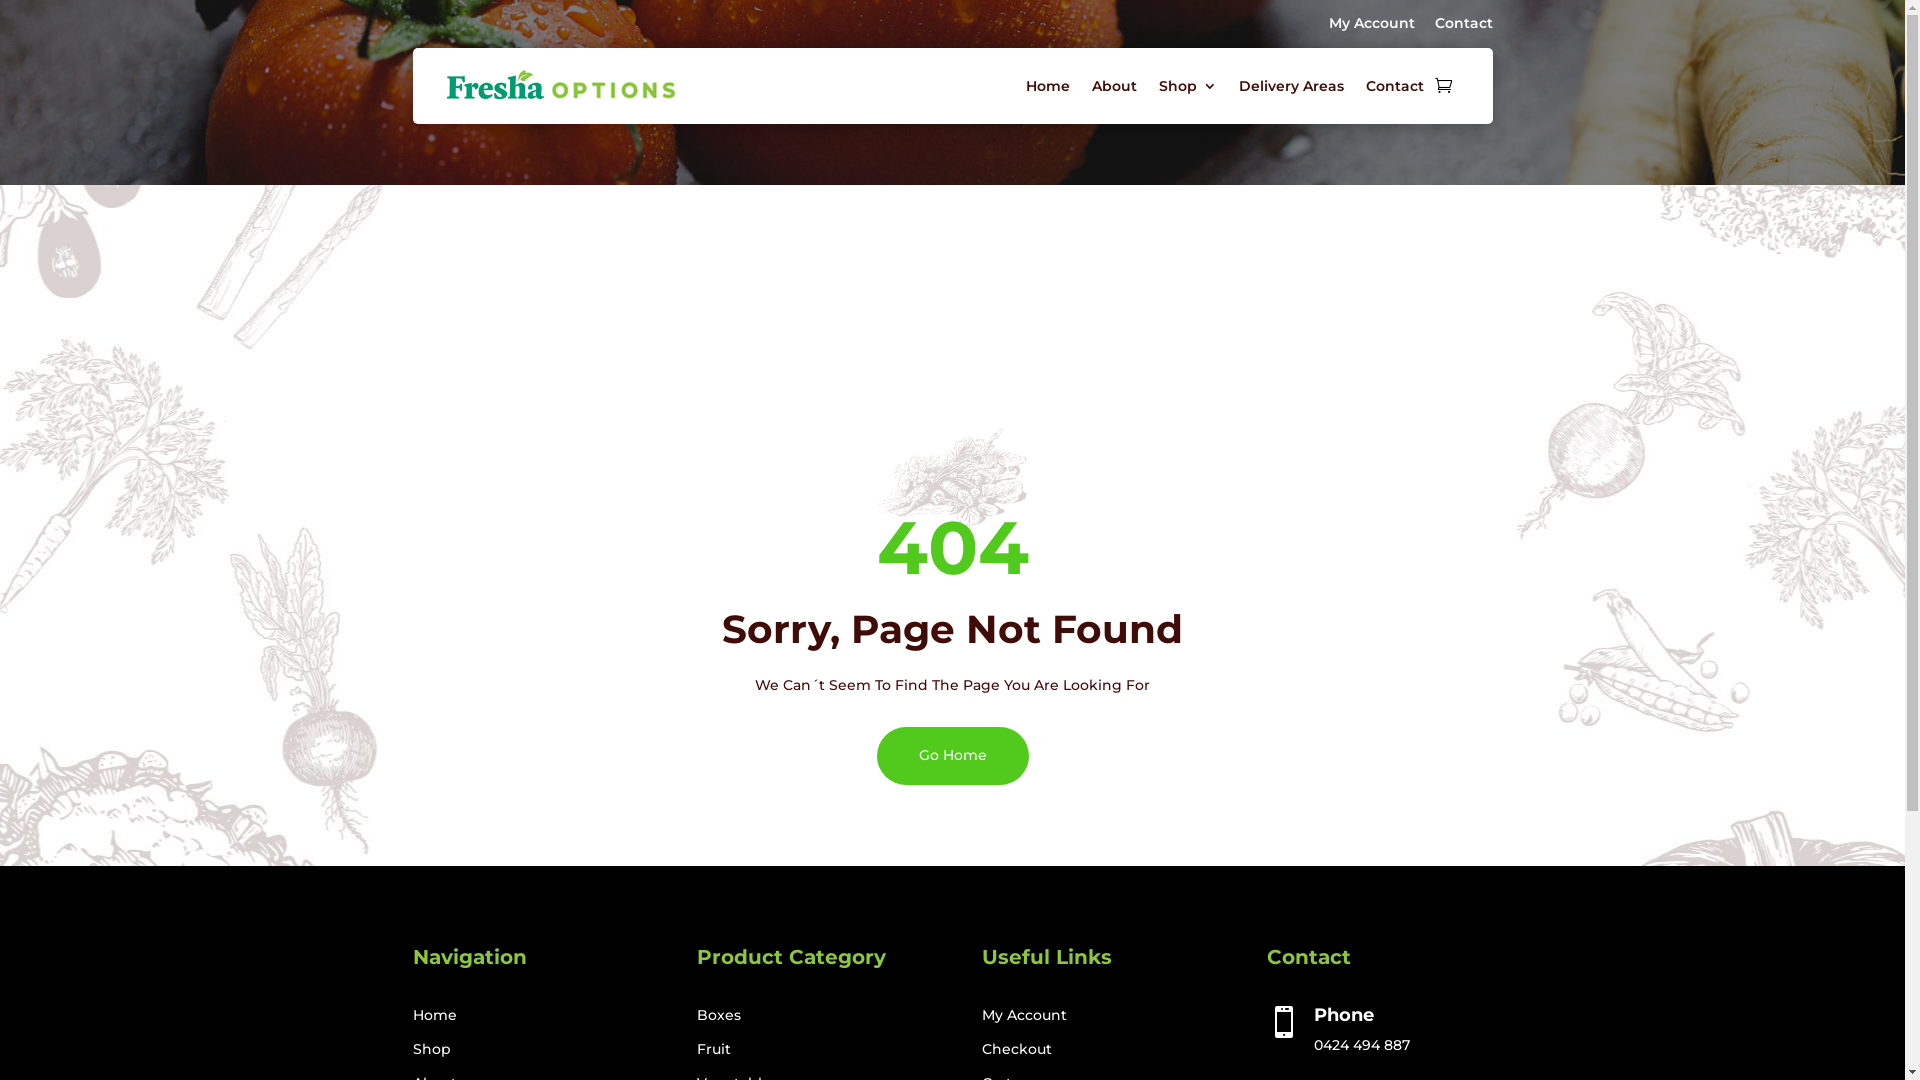 This screenshot has width=1920, height=1080. Describe the element at coordinates (1024, 1014) in the screenshot. I see `'My Account'` at that location.